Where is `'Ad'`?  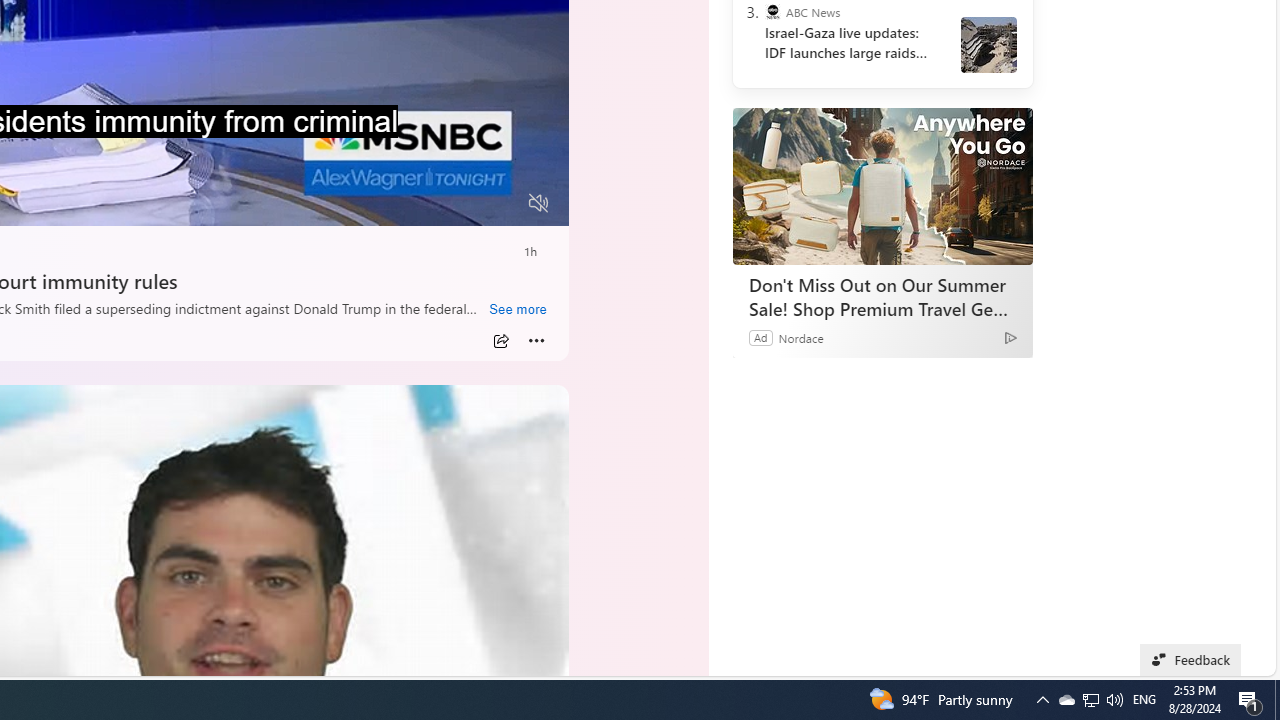 'Ad' is located at coordinates (759, 336).